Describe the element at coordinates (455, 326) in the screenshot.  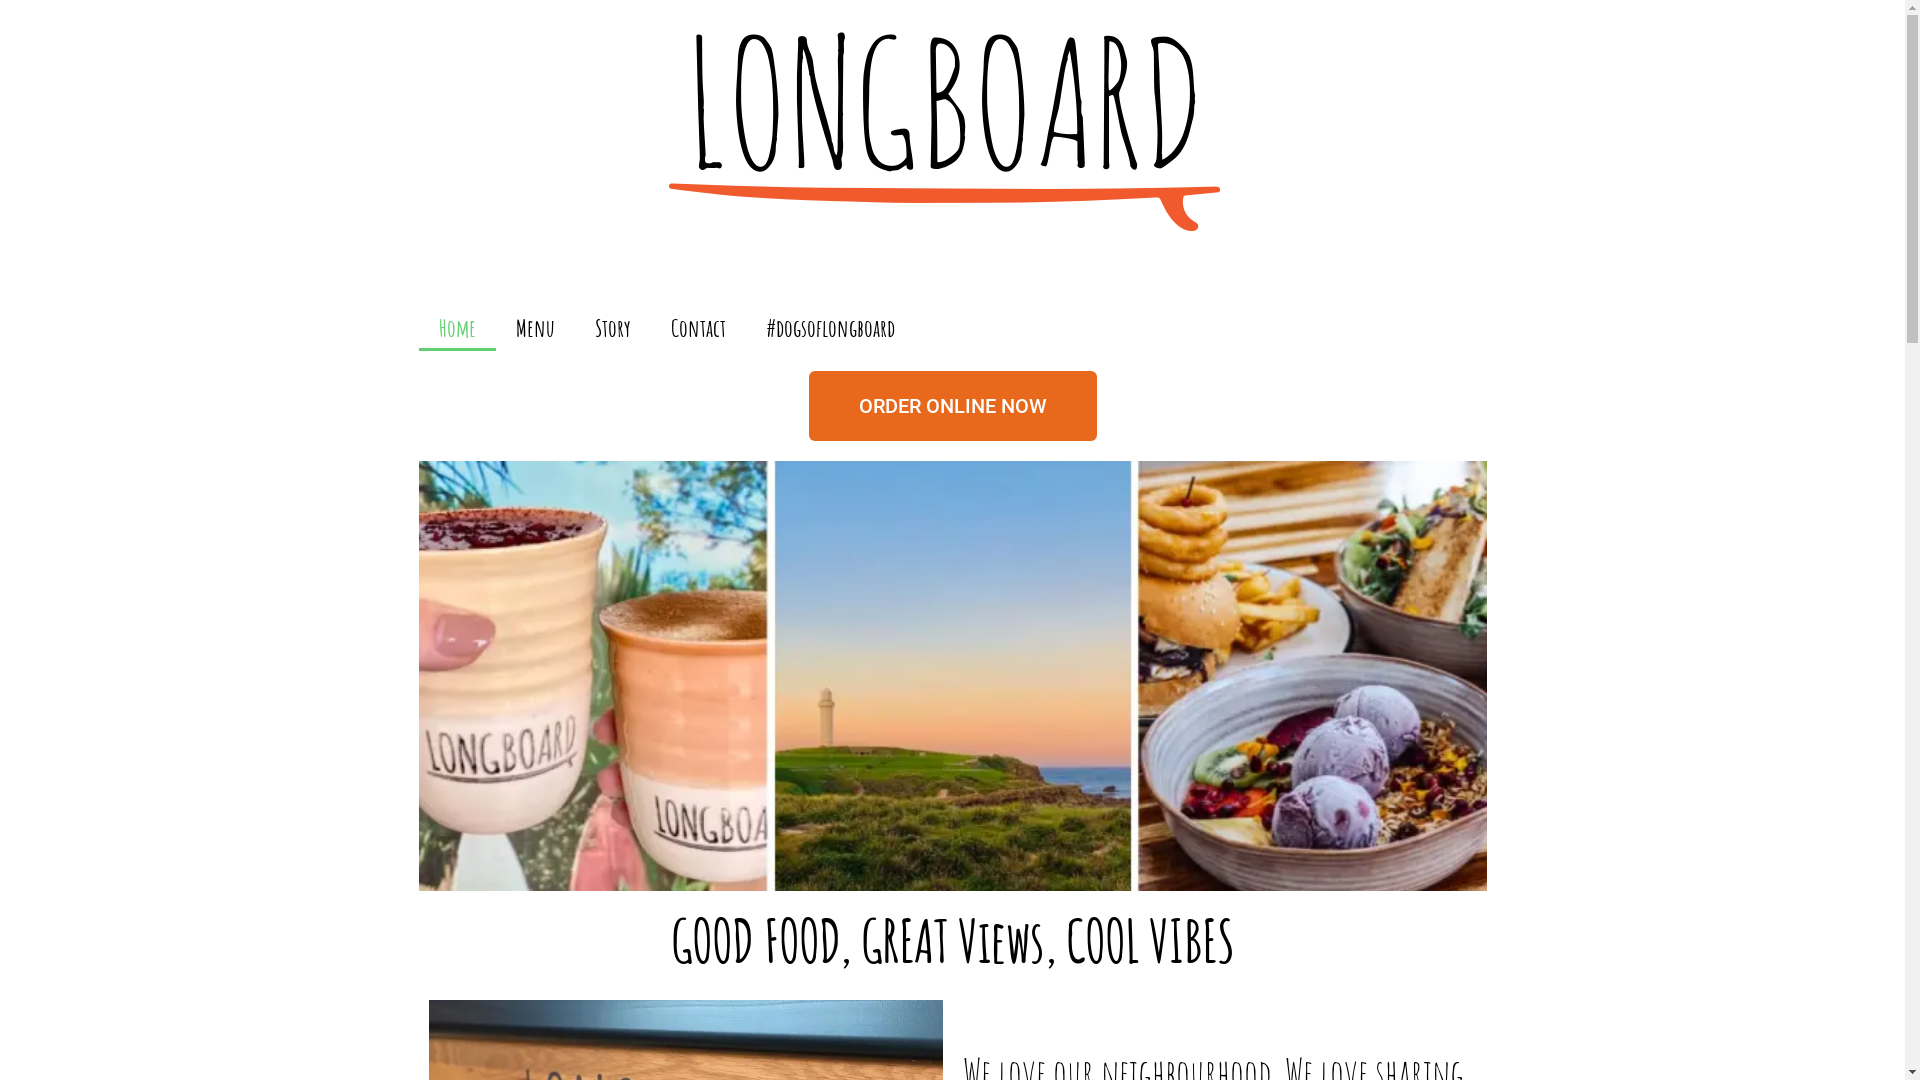
I see `'Home'` at that location.